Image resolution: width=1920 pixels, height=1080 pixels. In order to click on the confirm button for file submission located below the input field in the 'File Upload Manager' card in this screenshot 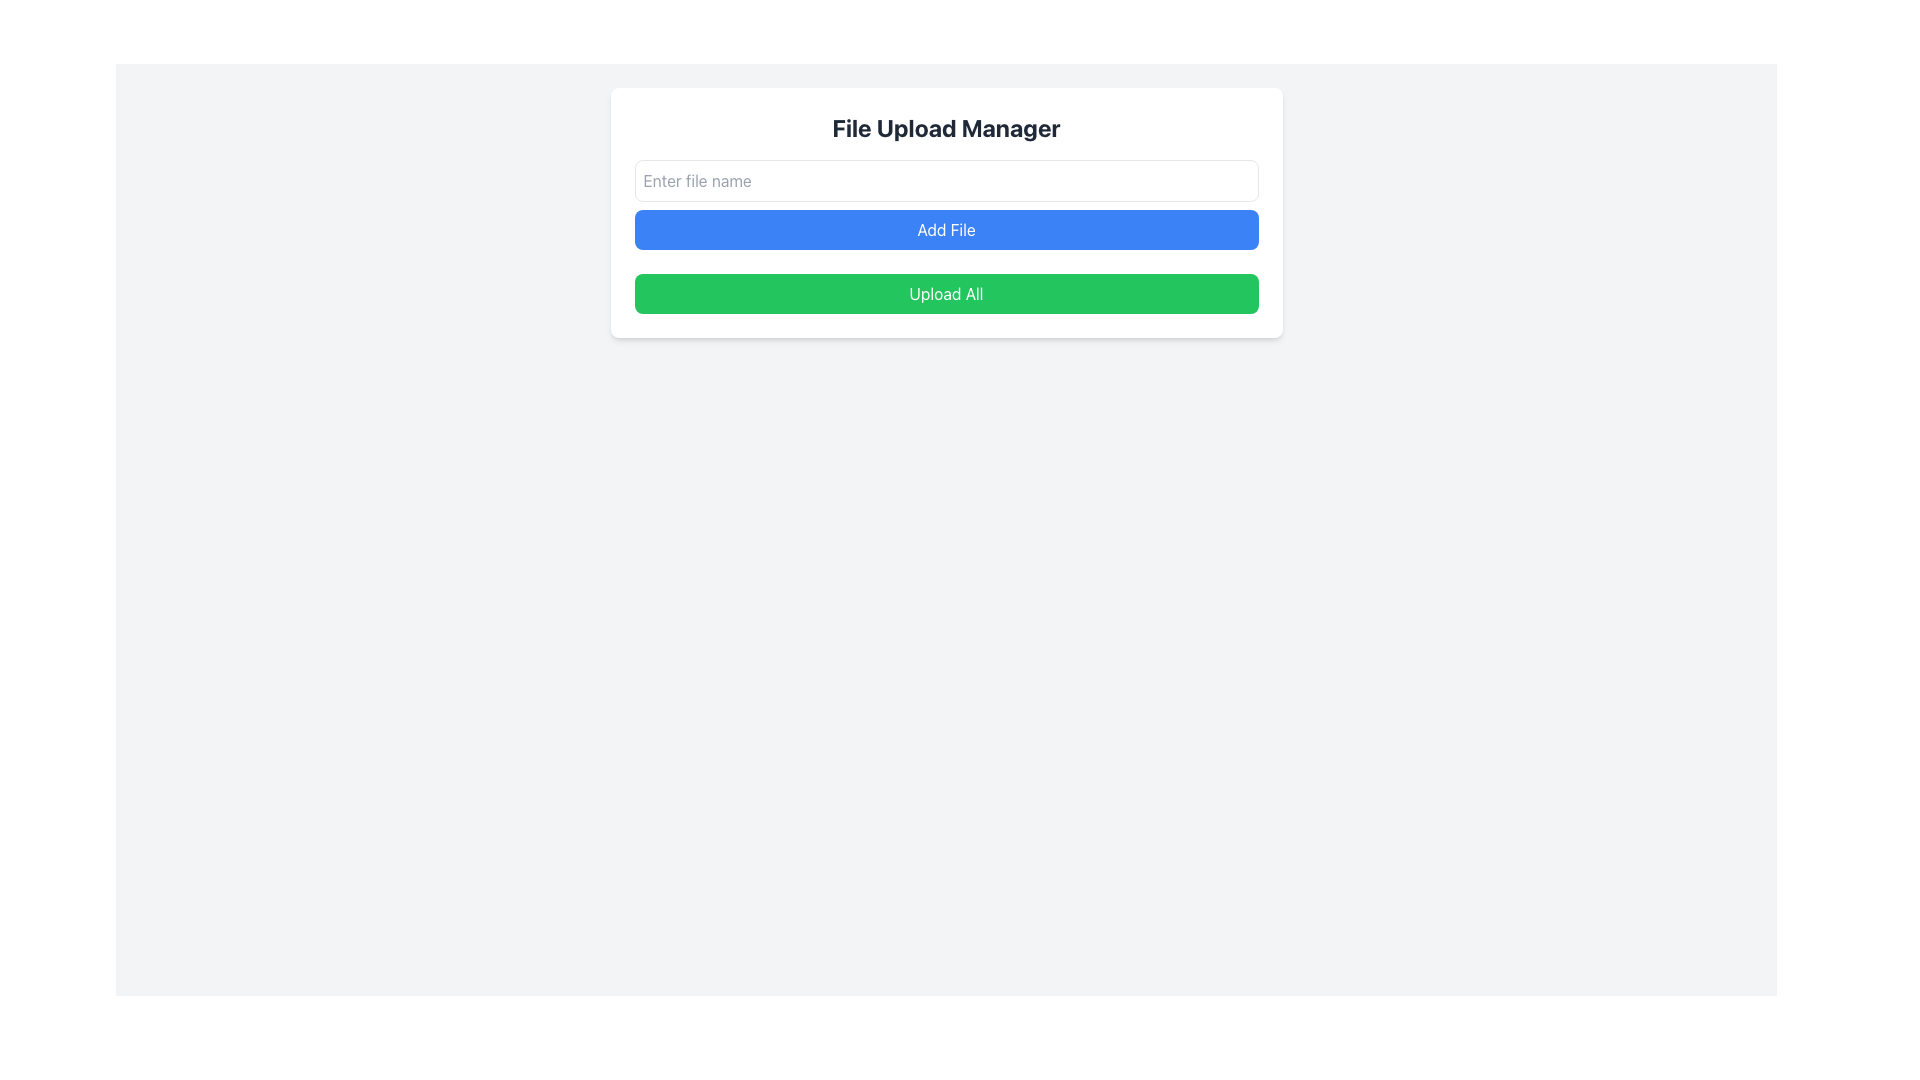, I will do `click(945, 204)`.